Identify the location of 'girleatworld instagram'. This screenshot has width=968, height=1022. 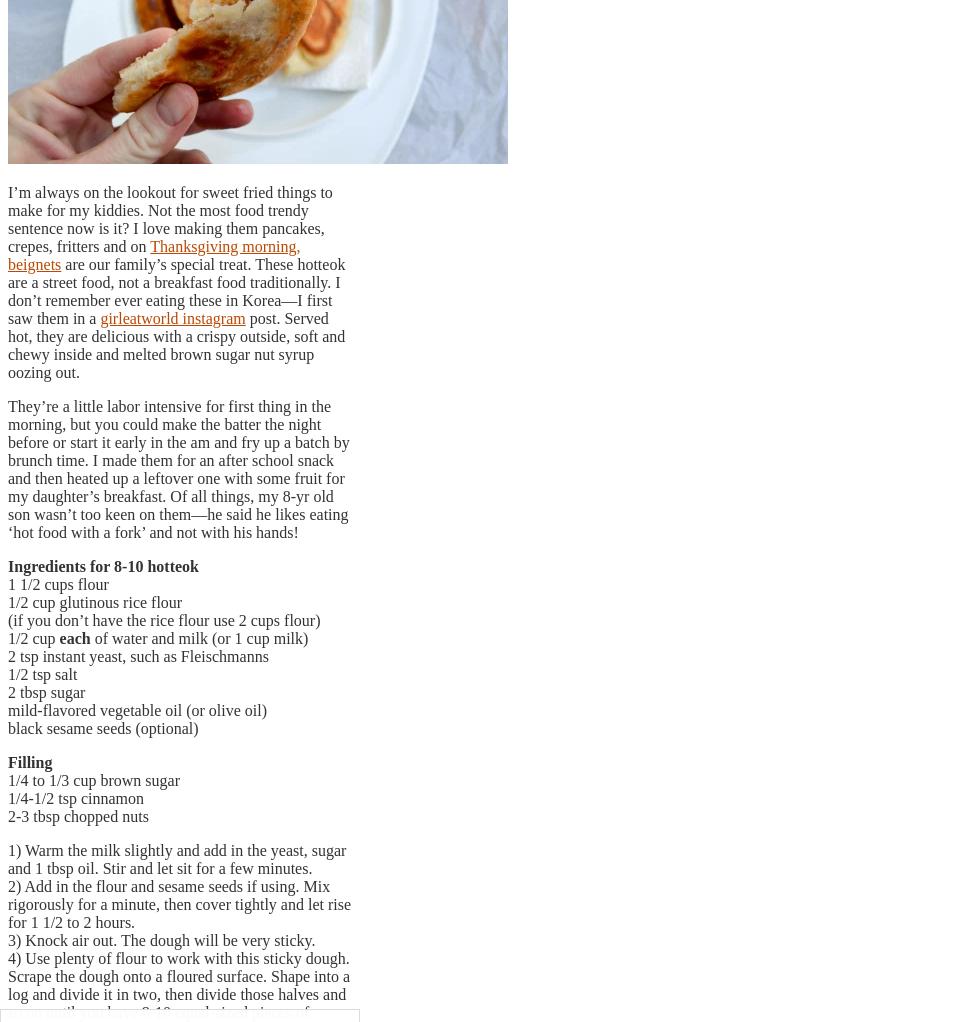
(172, 316).